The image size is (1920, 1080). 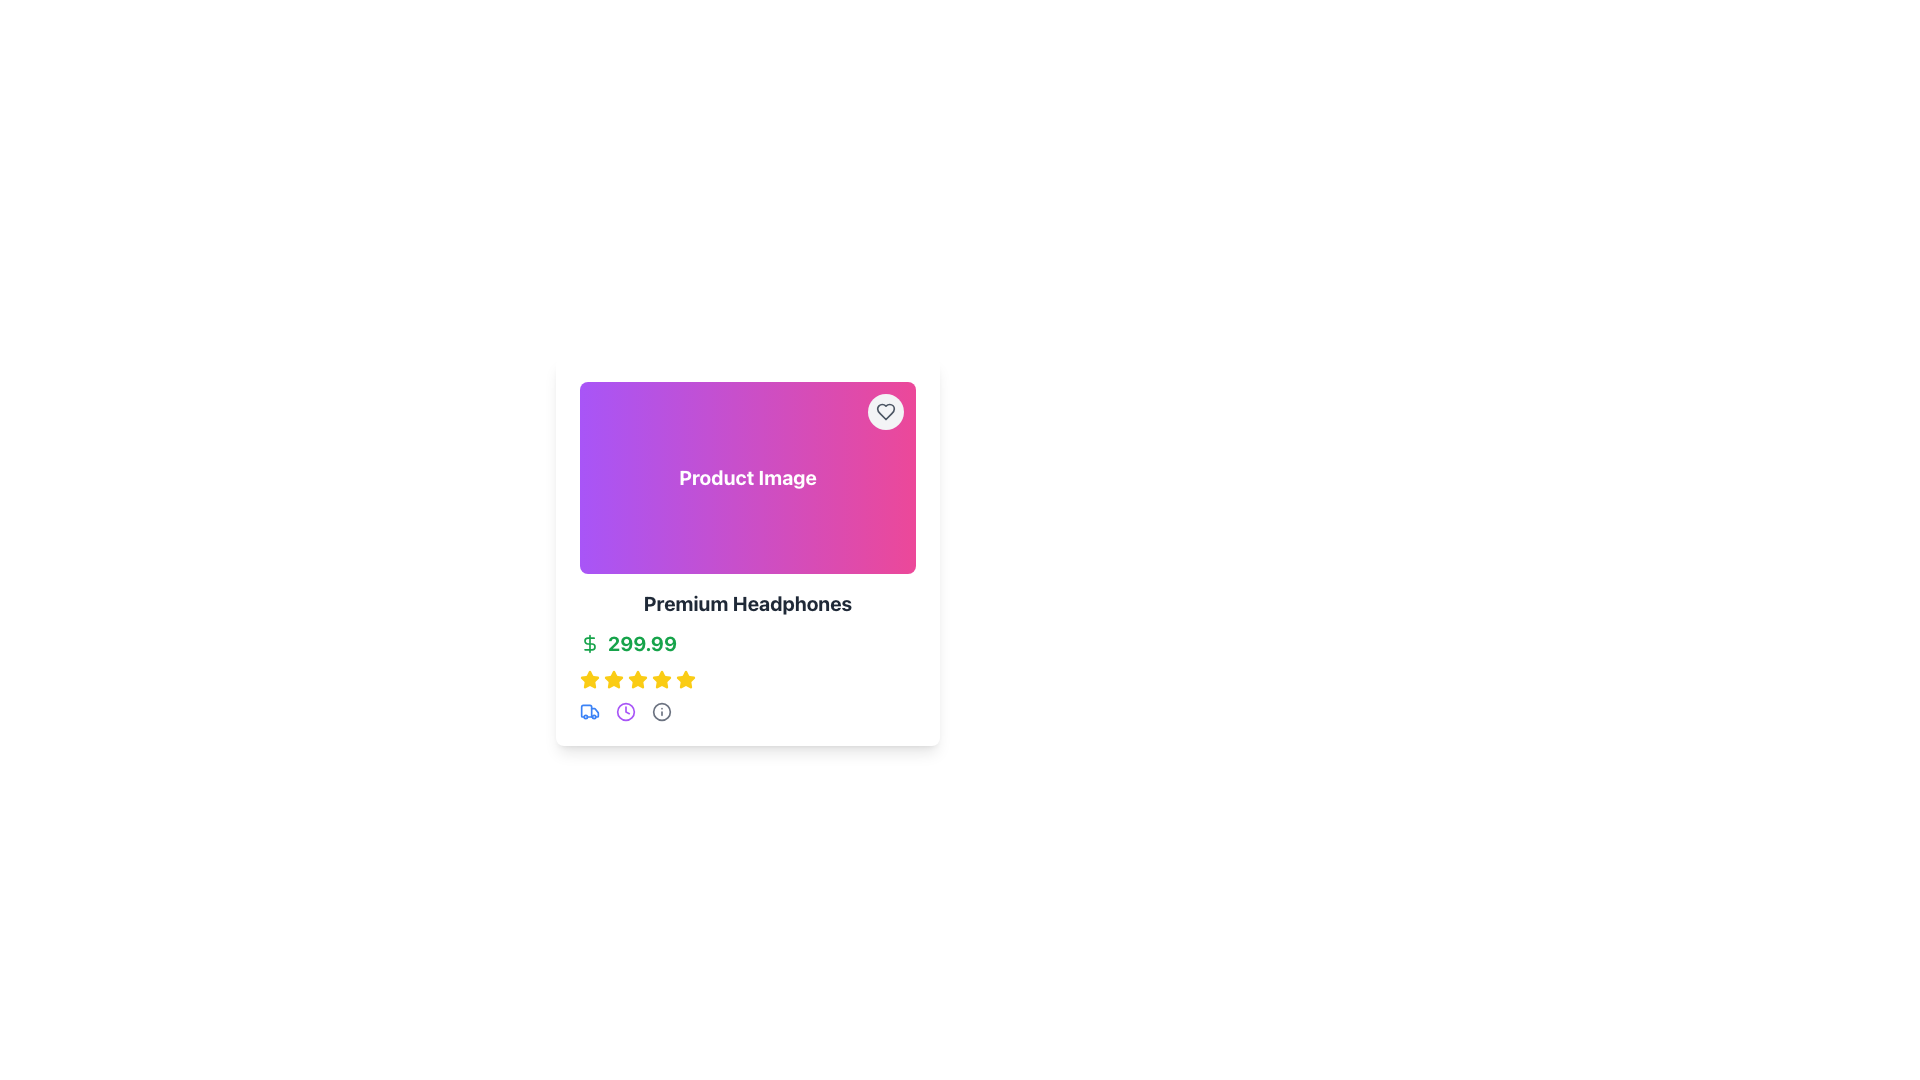 I want to click on the 'Premium Headphones' text label to make the tooltip visible, so click(x=747, y=603).